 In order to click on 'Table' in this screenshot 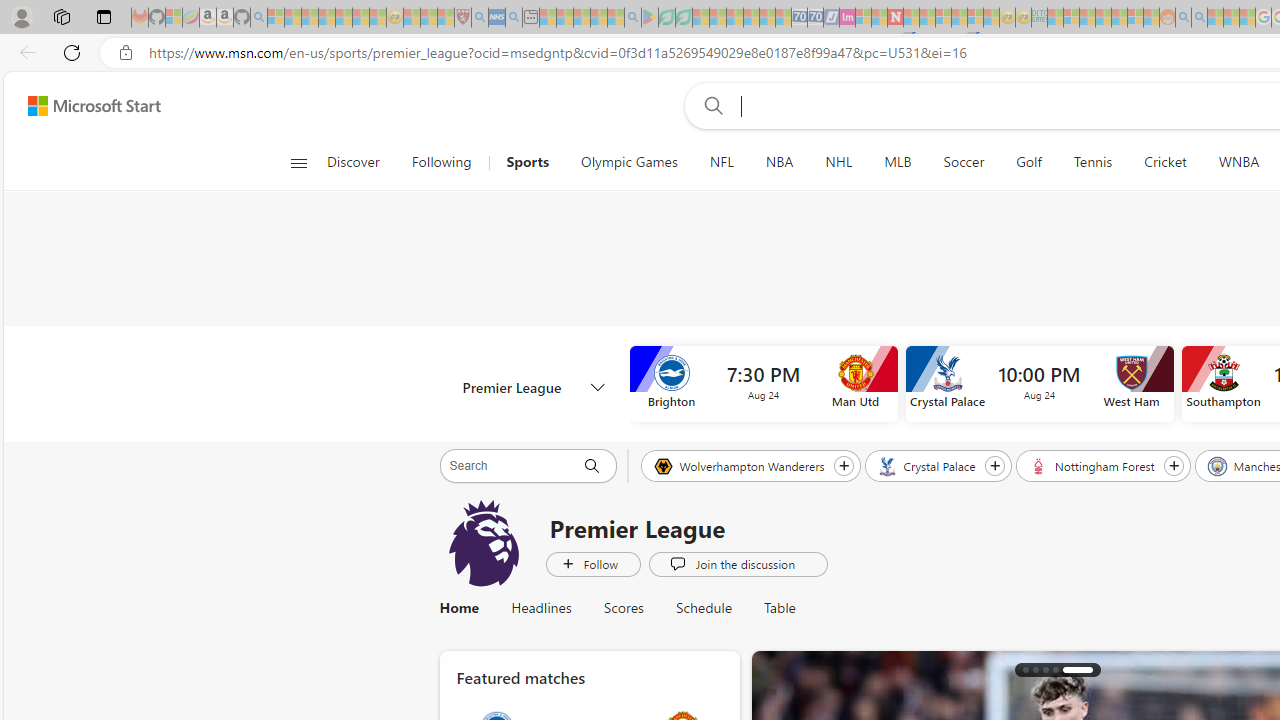, I will do `click(779, 607)`.